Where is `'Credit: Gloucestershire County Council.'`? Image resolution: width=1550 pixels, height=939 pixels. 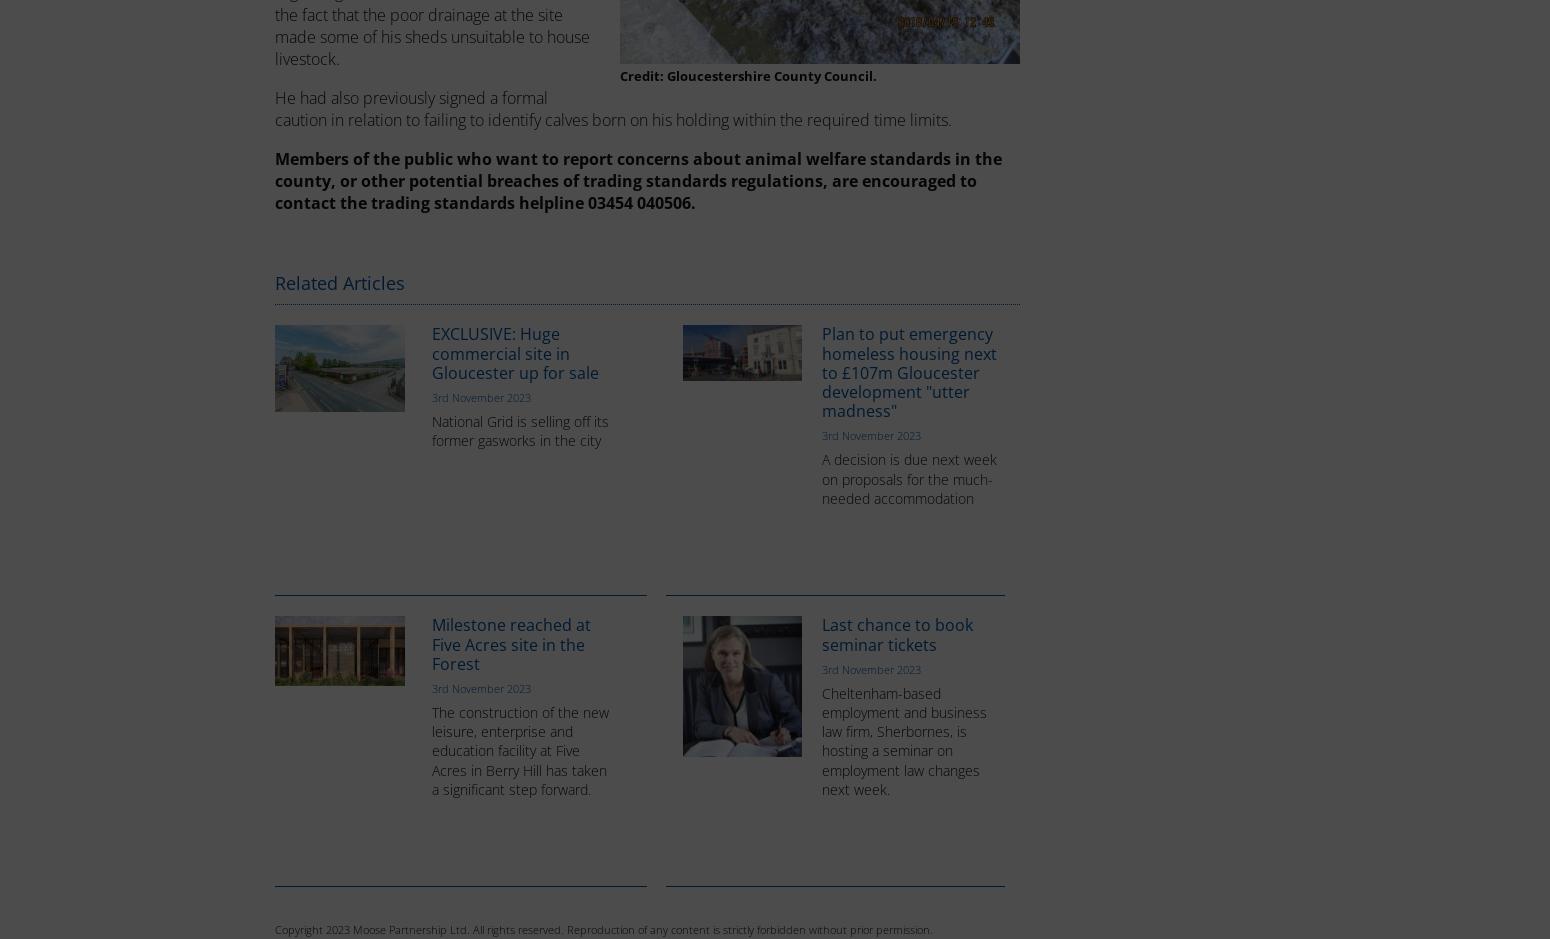 'Credit: Gloucestershire County Council.' is located at coordinates (747, 75).